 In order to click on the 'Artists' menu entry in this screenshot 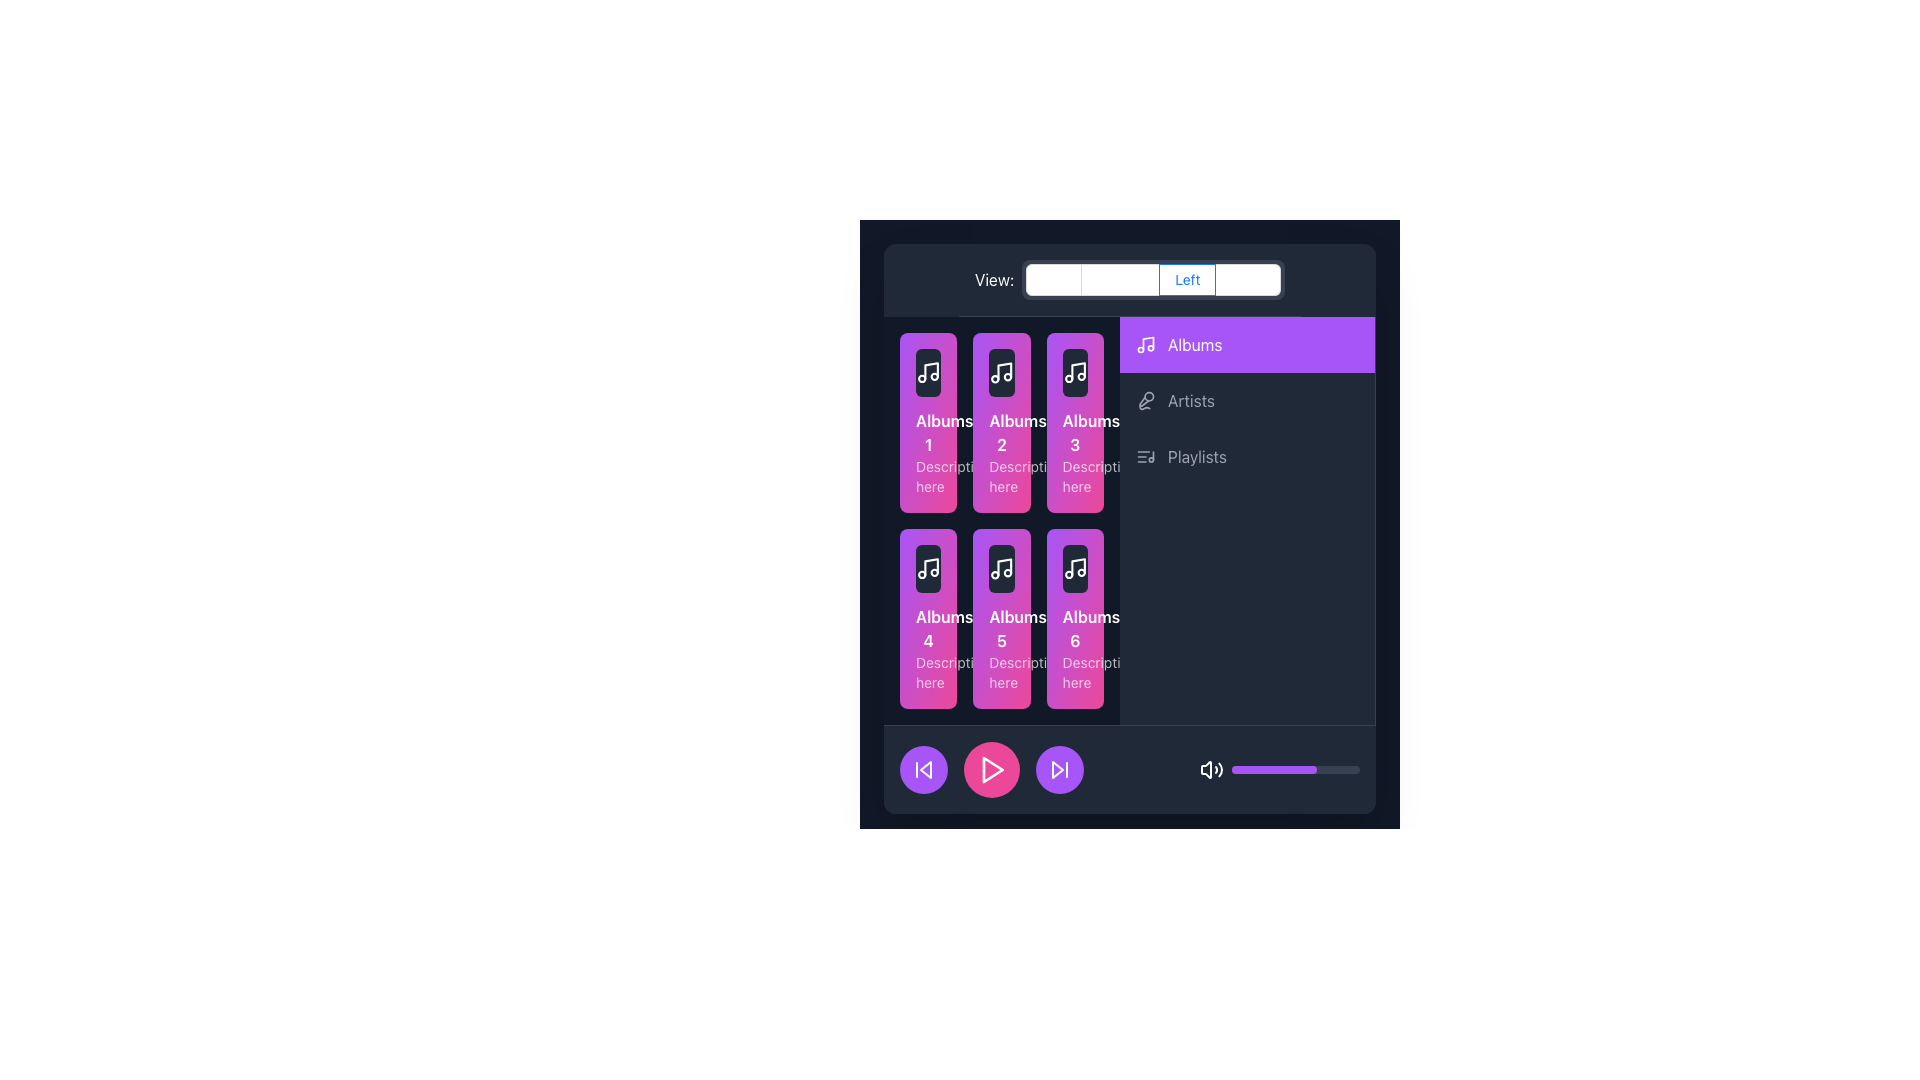, I will do `click(1246, 401)`.